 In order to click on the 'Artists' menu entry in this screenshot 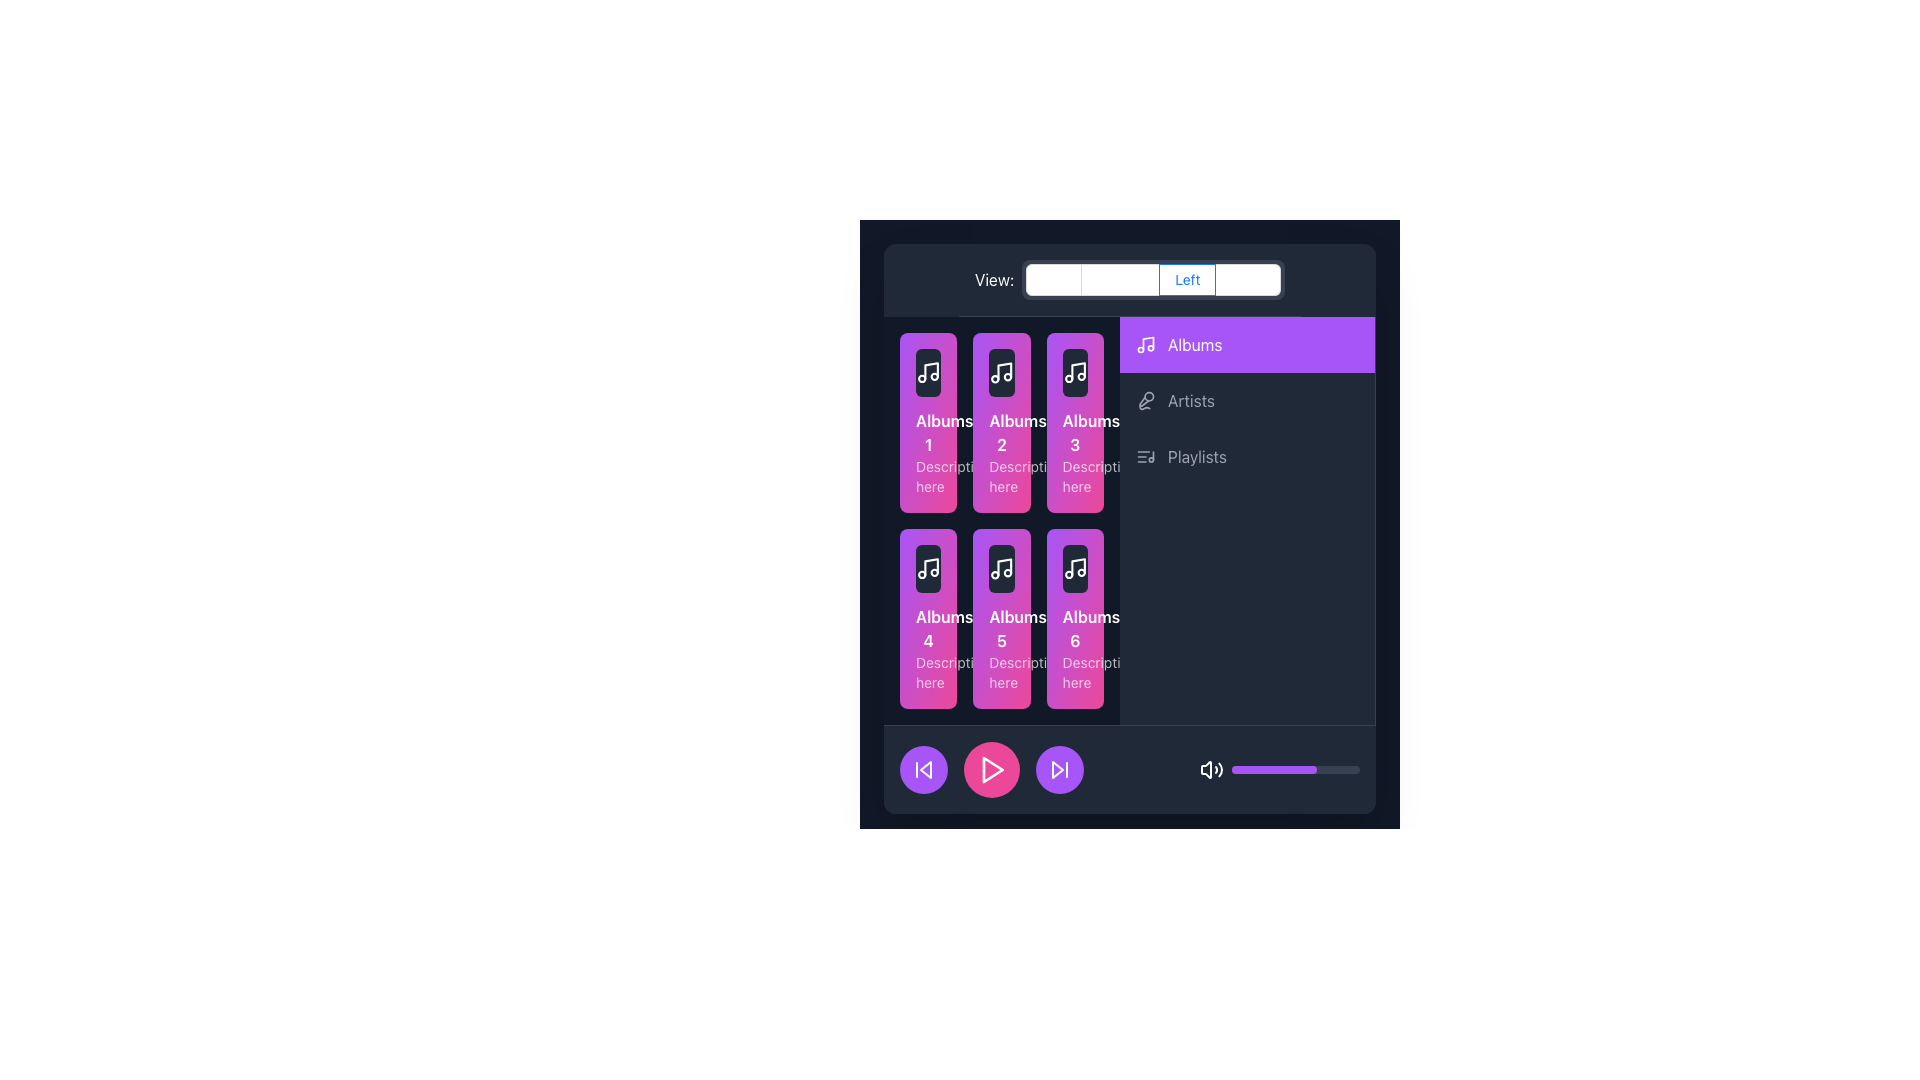, I will do `click(1246, 401)`.